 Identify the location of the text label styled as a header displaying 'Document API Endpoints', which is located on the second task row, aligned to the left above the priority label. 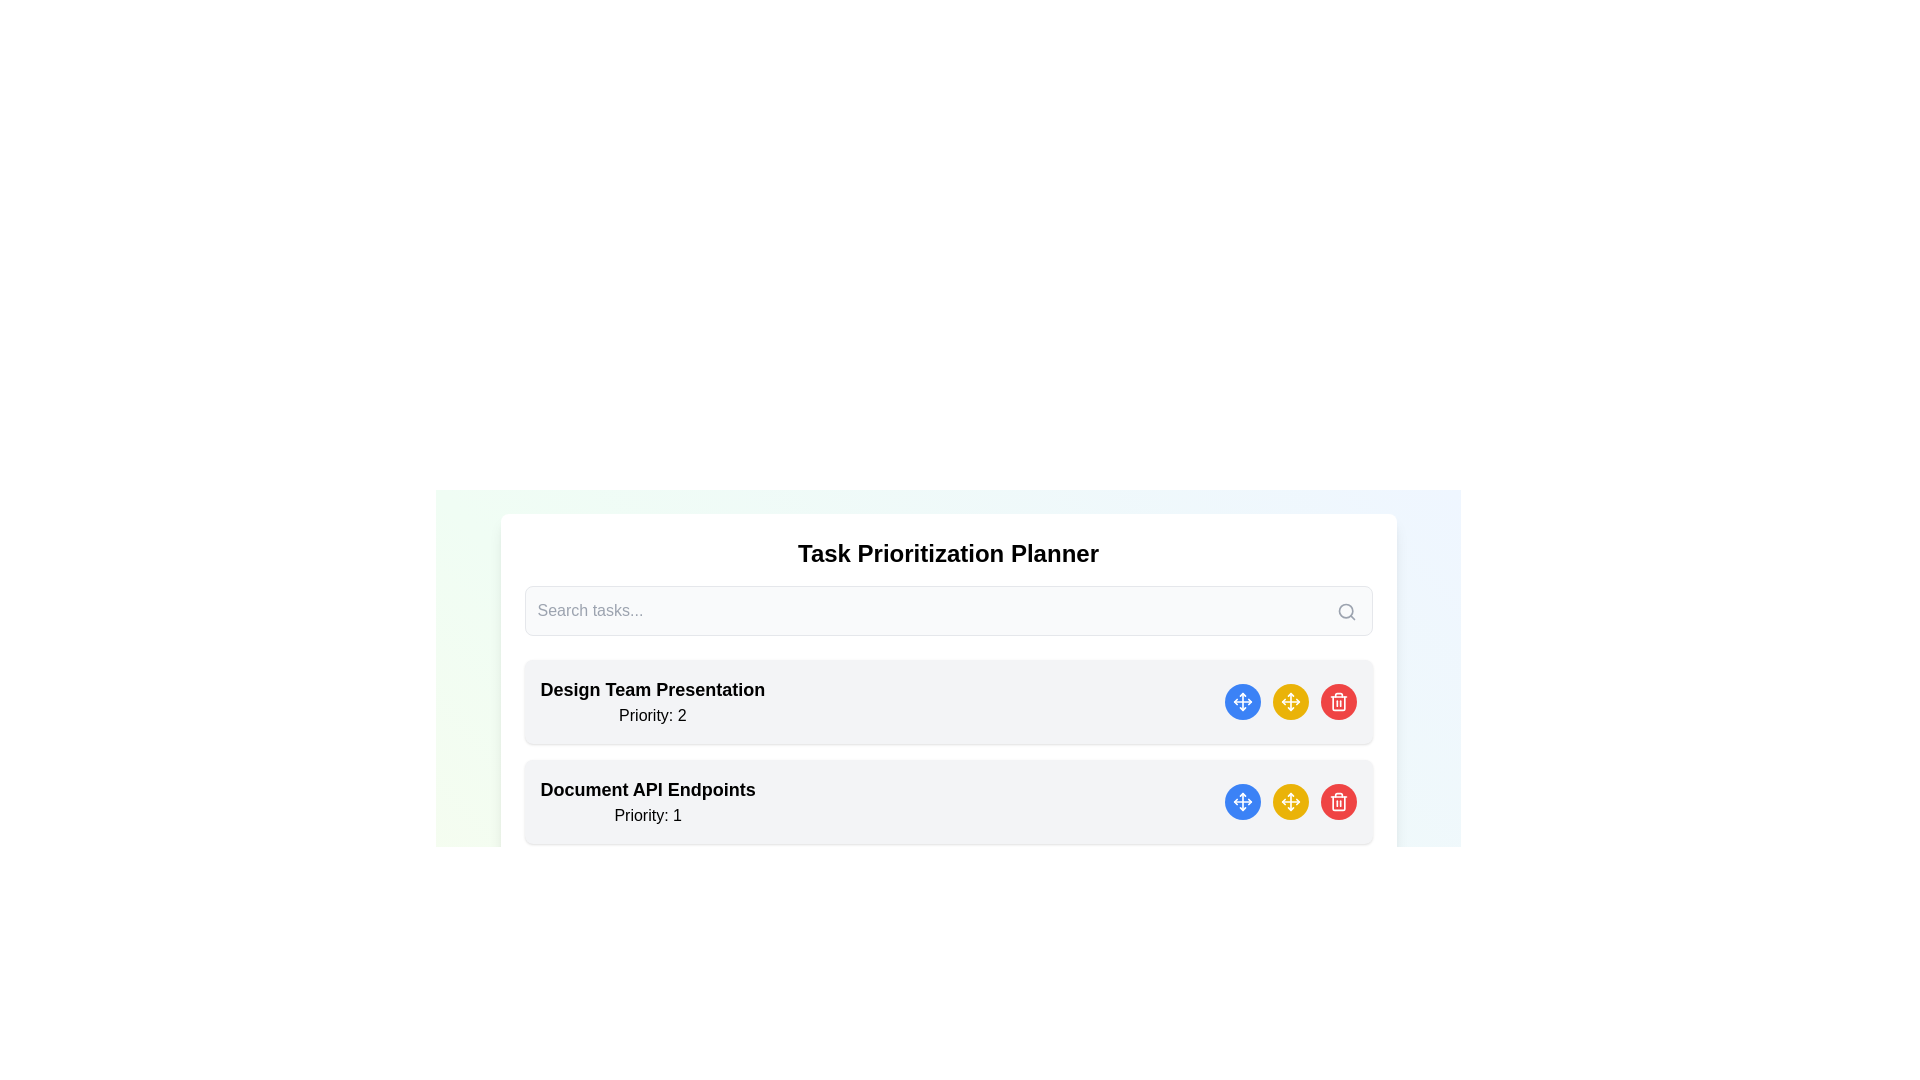
(648, 789).